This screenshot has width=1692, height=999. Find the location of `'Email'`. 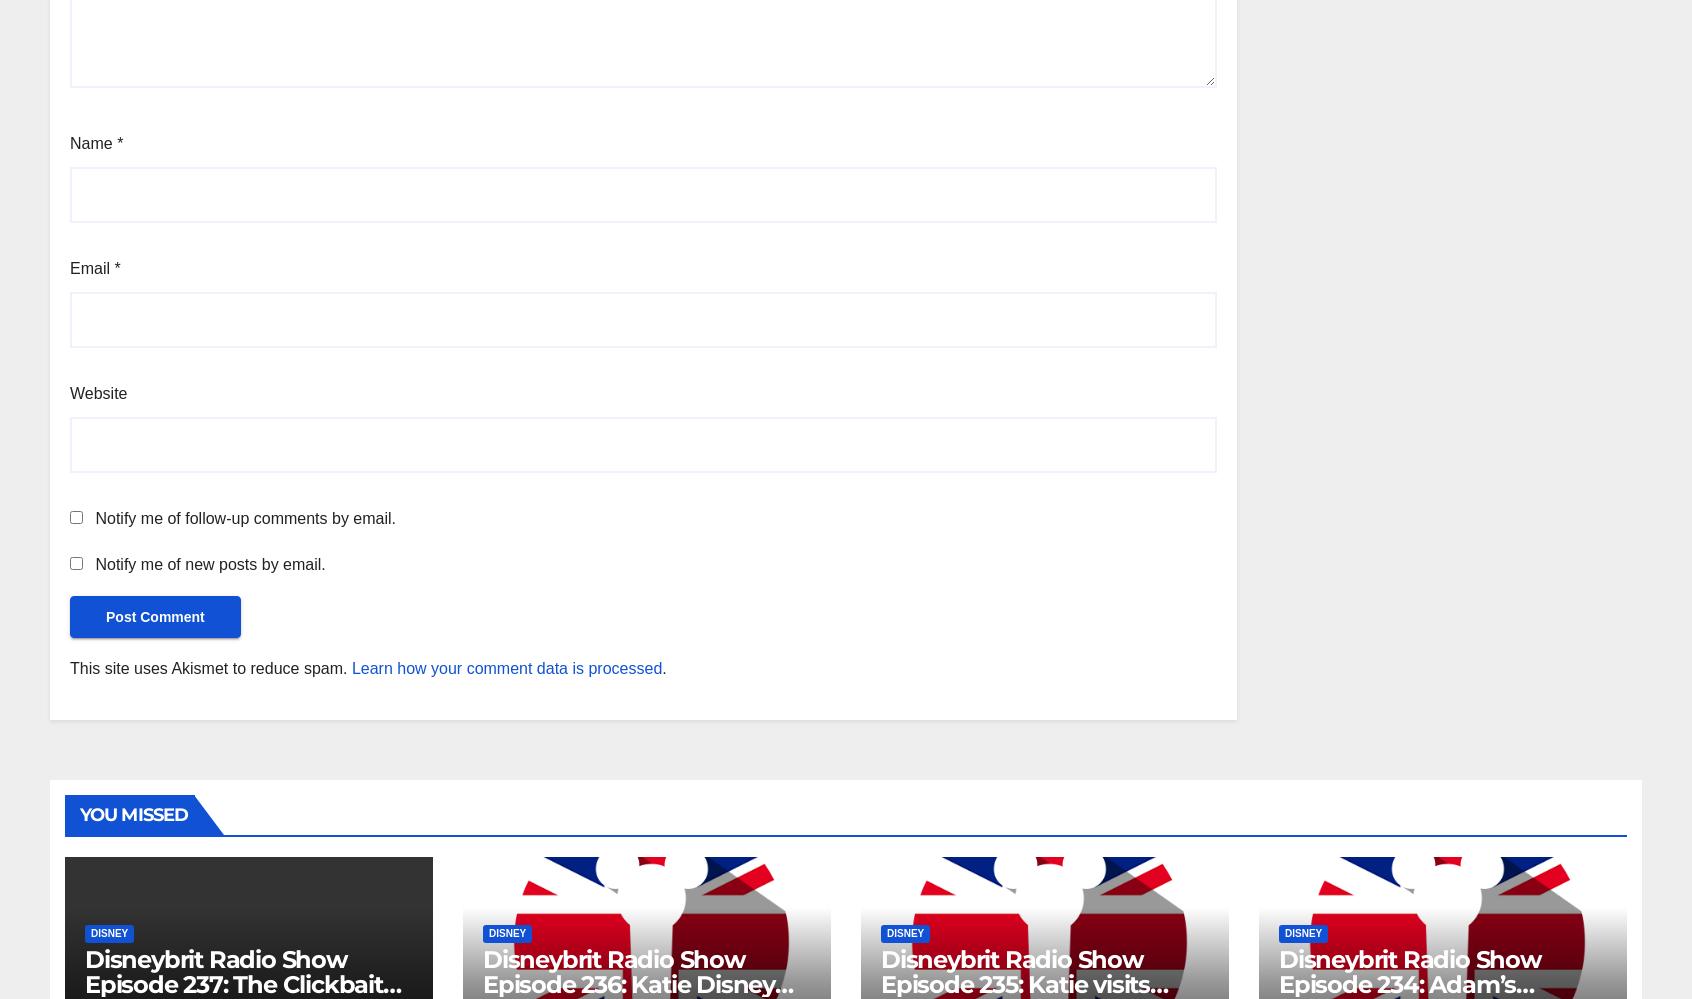

'Email' is located at coordinates (92, 267).